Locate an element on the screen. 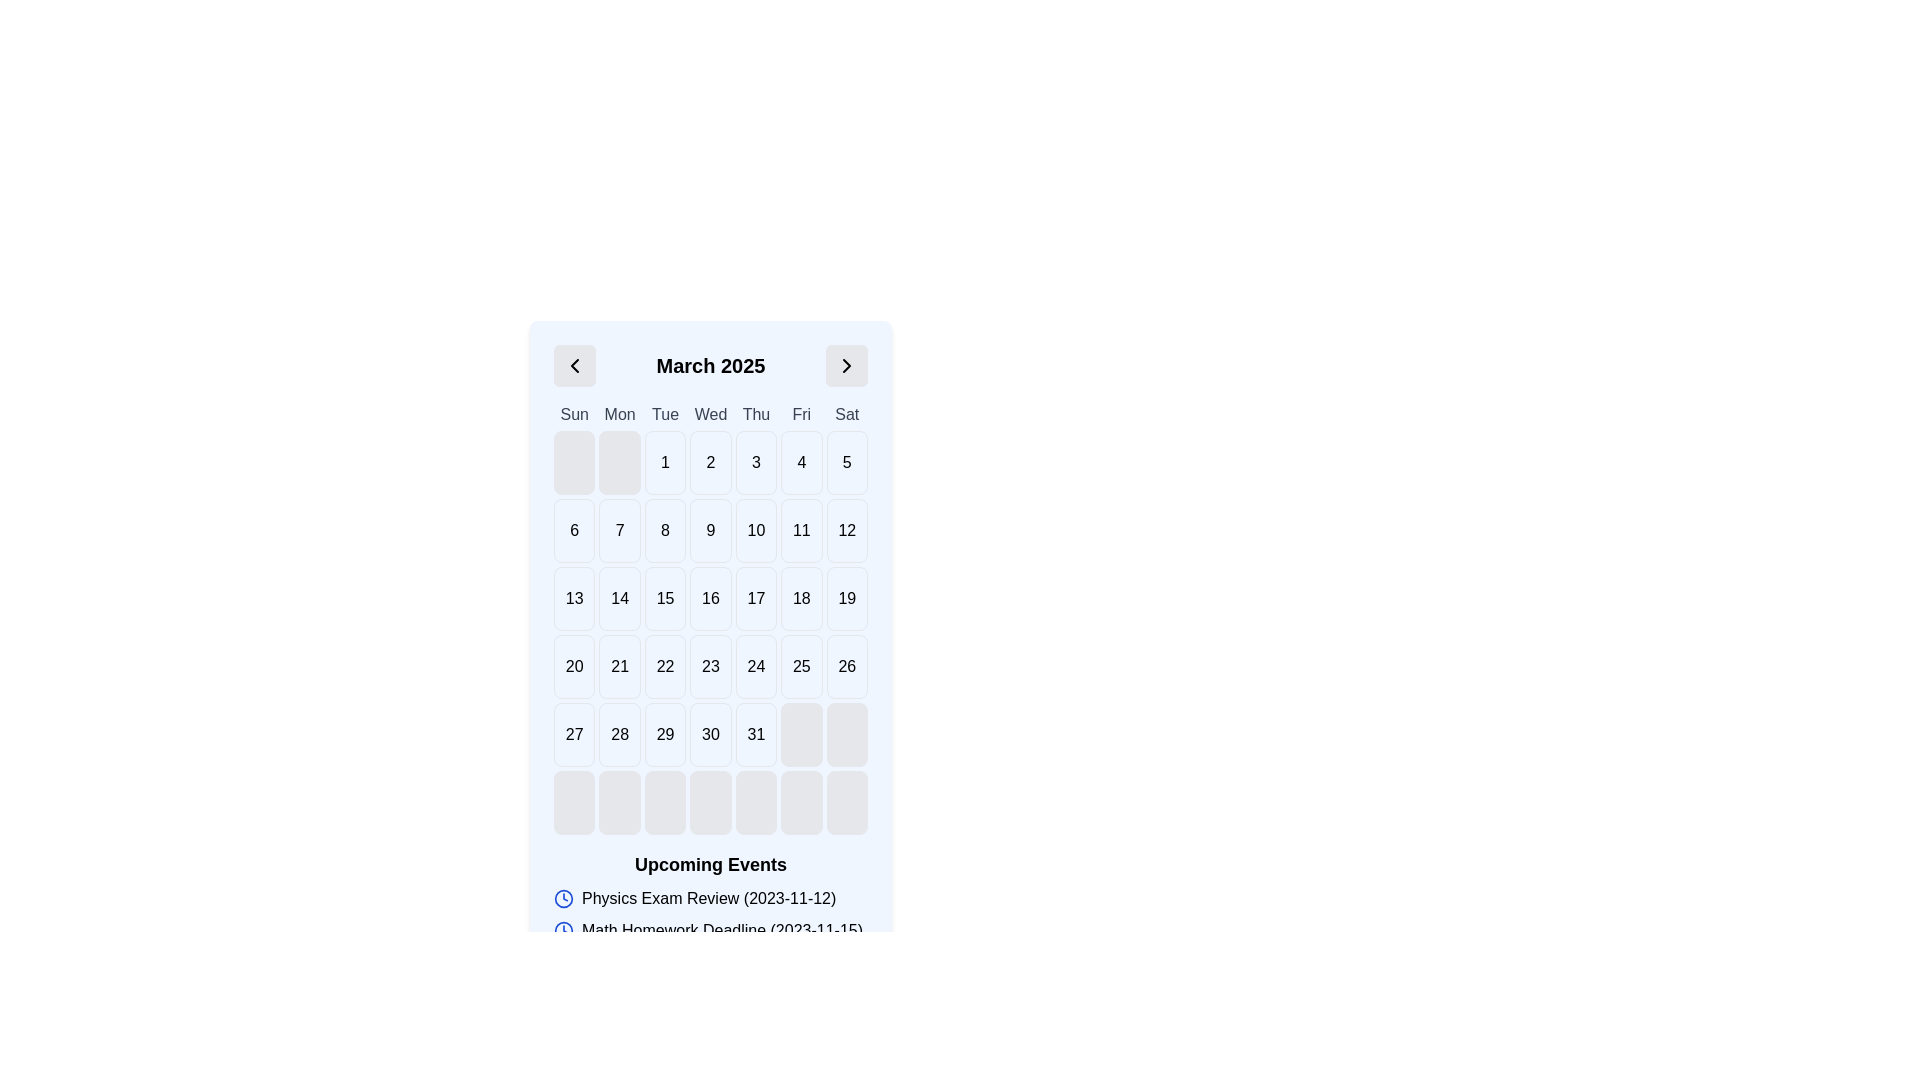 This screenshot has width=1920, height=1080. the Text Label that serves as the header for the calendar, indicating the currently displayed month and year, which is centrally positioned at the top of the calendar is located at coordinates (710, 366).